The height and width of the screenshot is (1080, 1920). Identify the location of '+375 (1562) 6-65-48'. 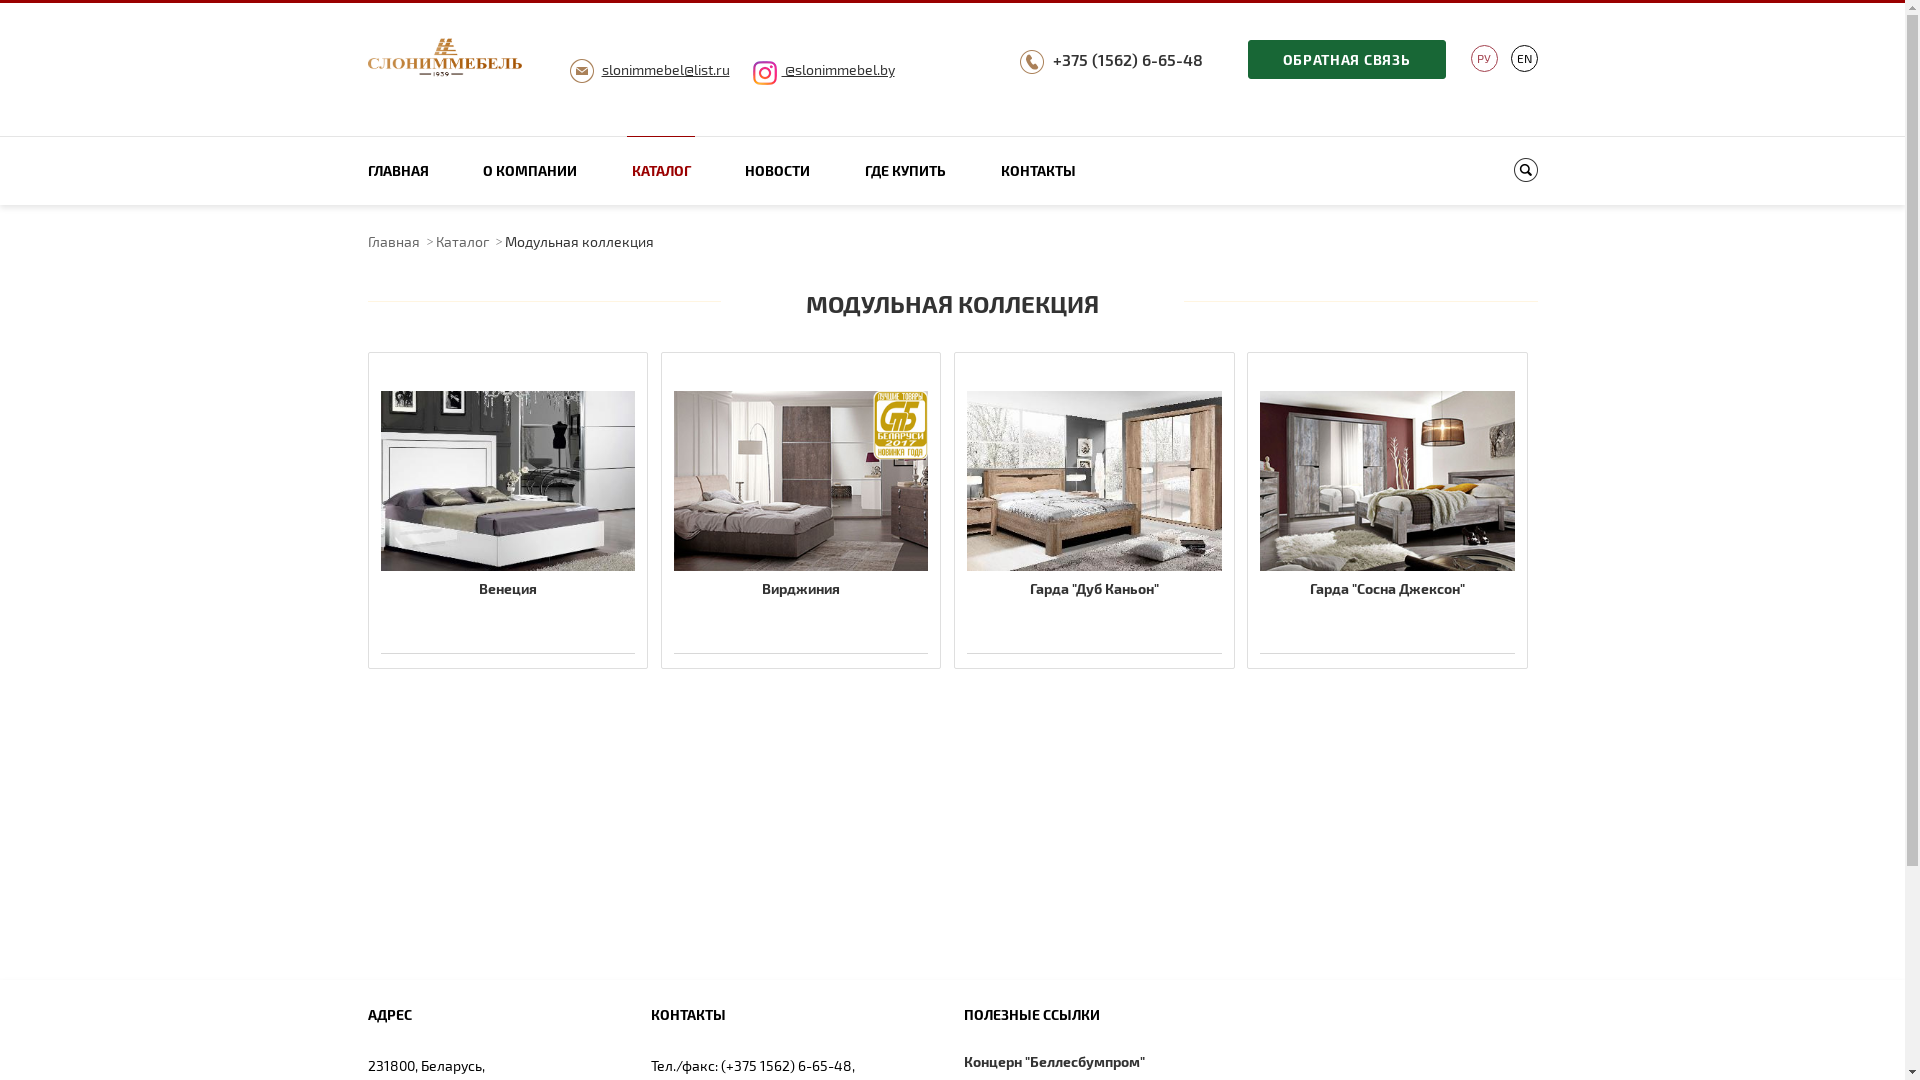
(1050, 58).